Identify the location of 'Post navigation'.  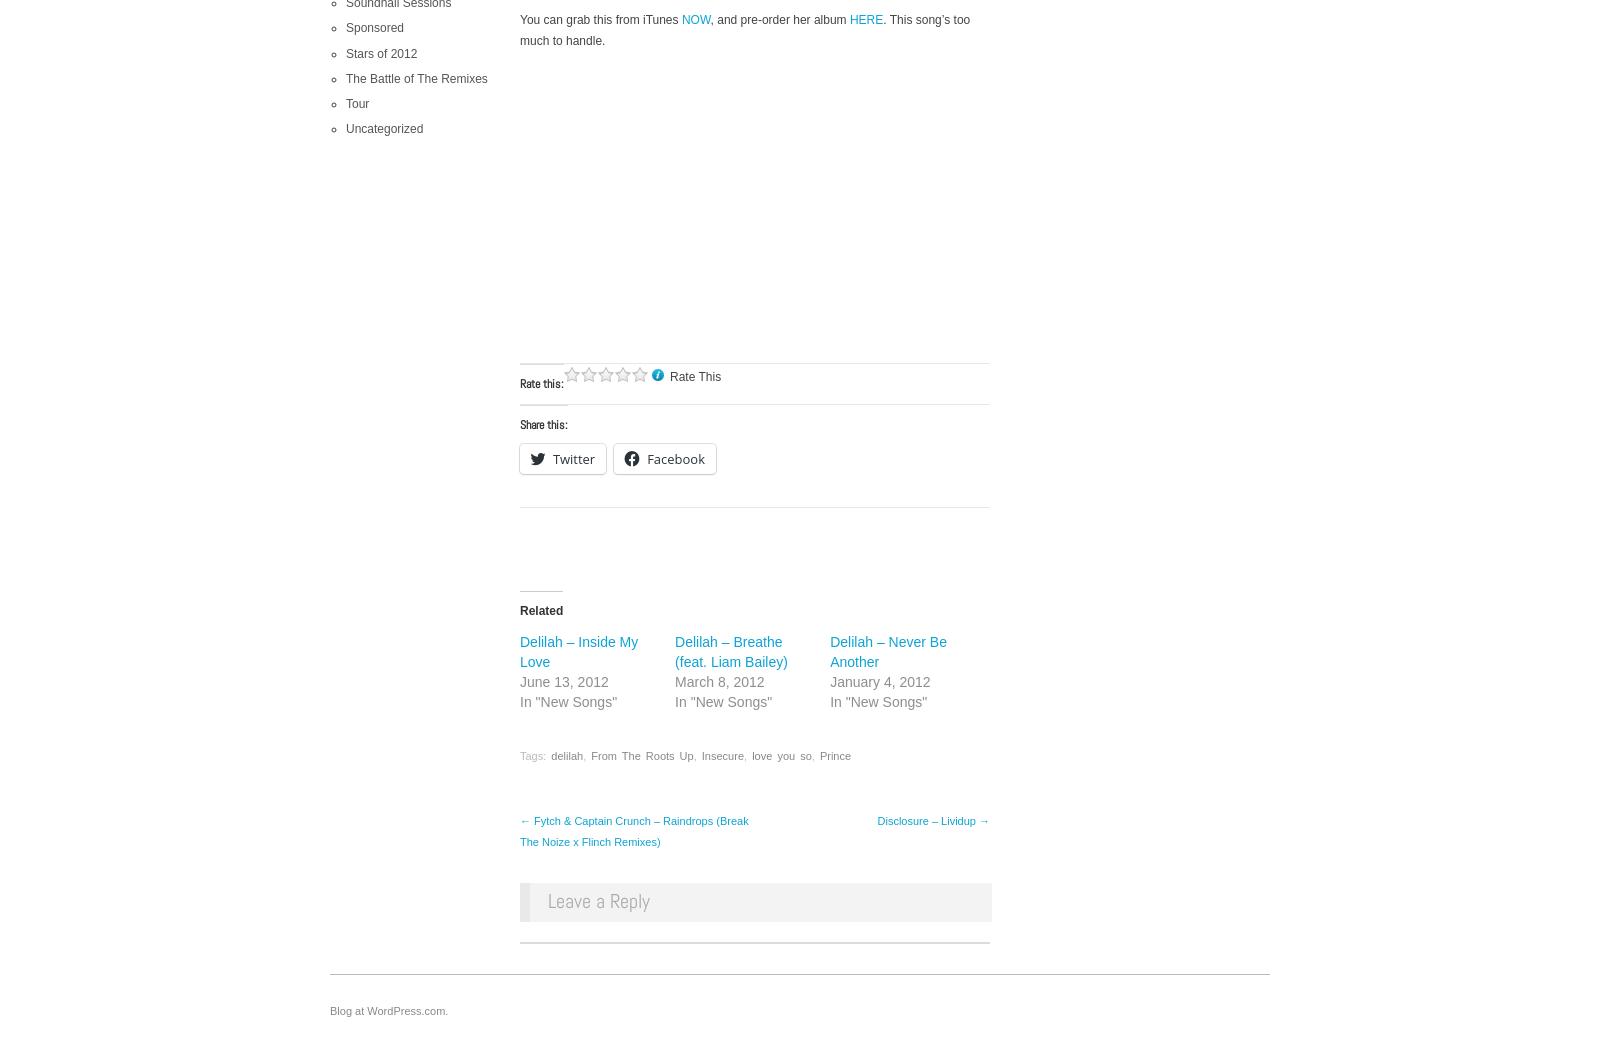
(519, 830).